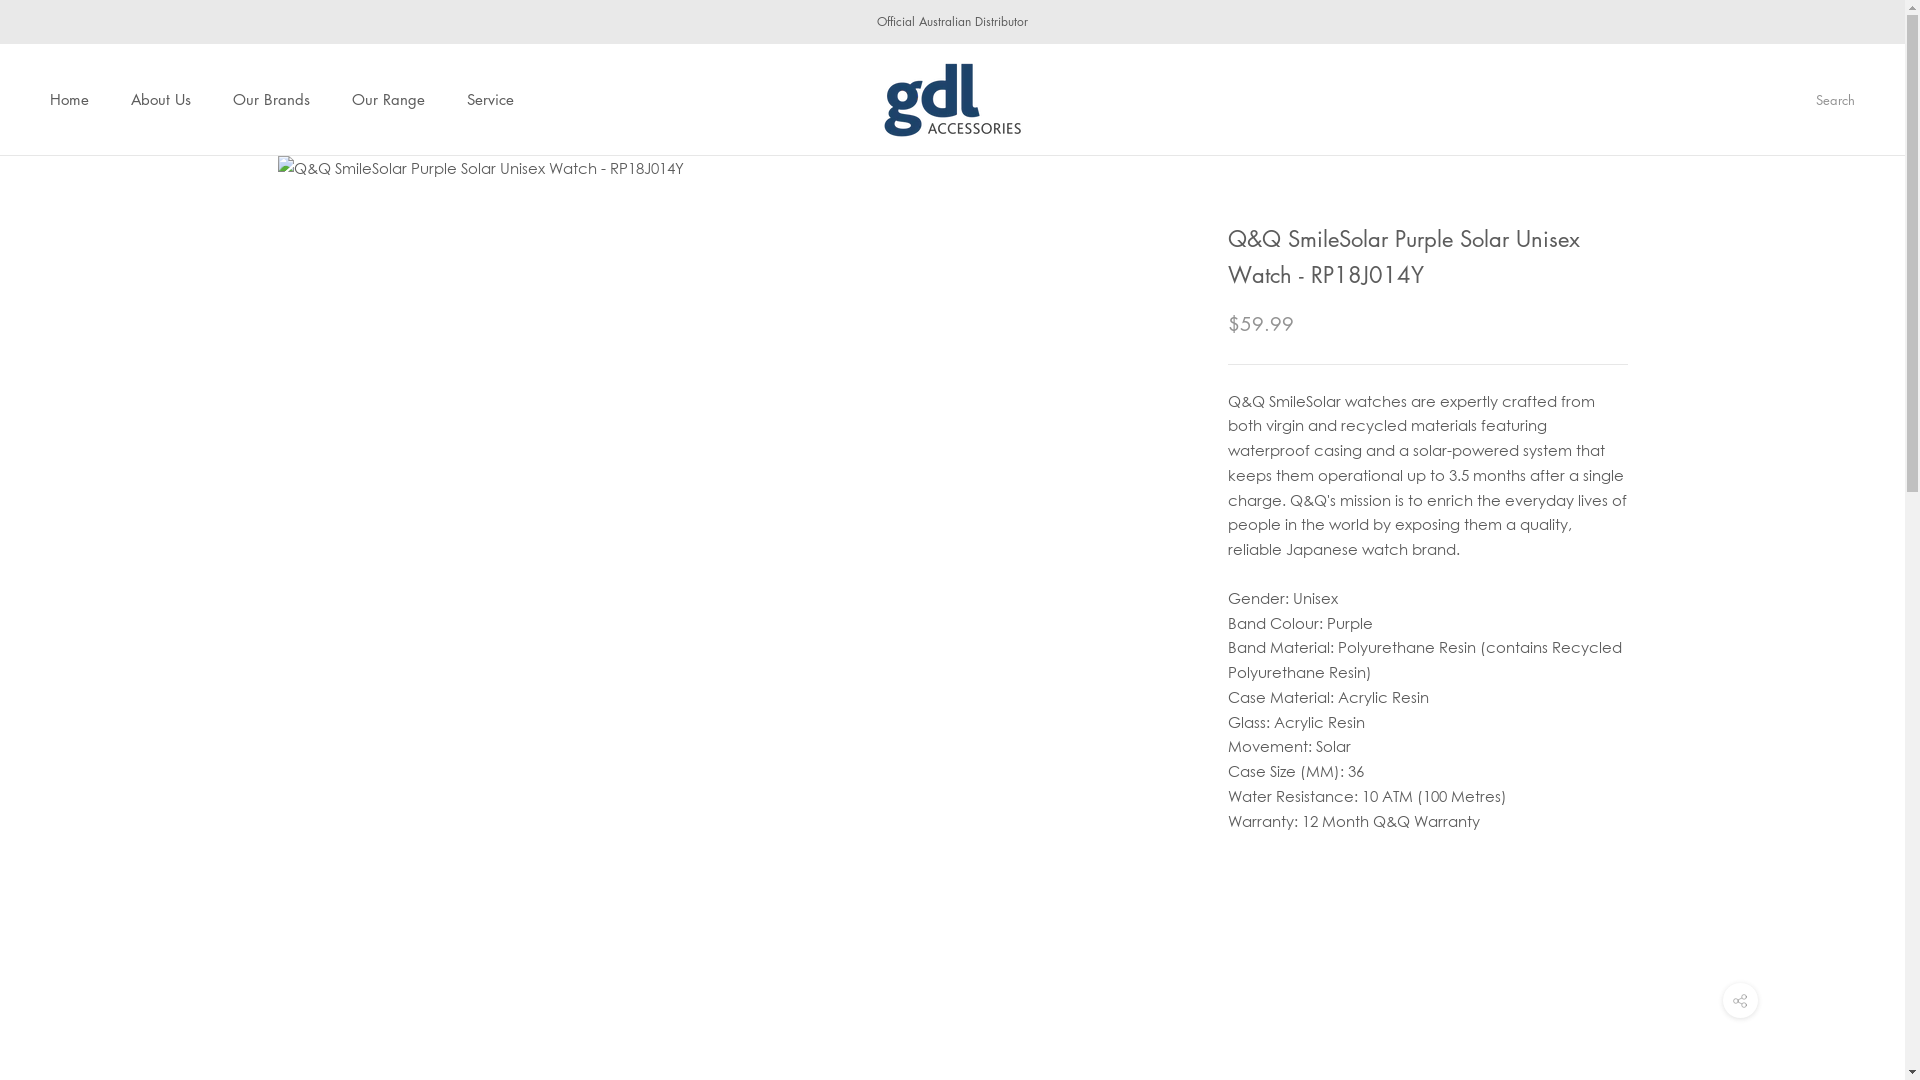 The width and height of the screenshot is (1920, 1080). I want to click on 'Our Brands, so click(270, 99).